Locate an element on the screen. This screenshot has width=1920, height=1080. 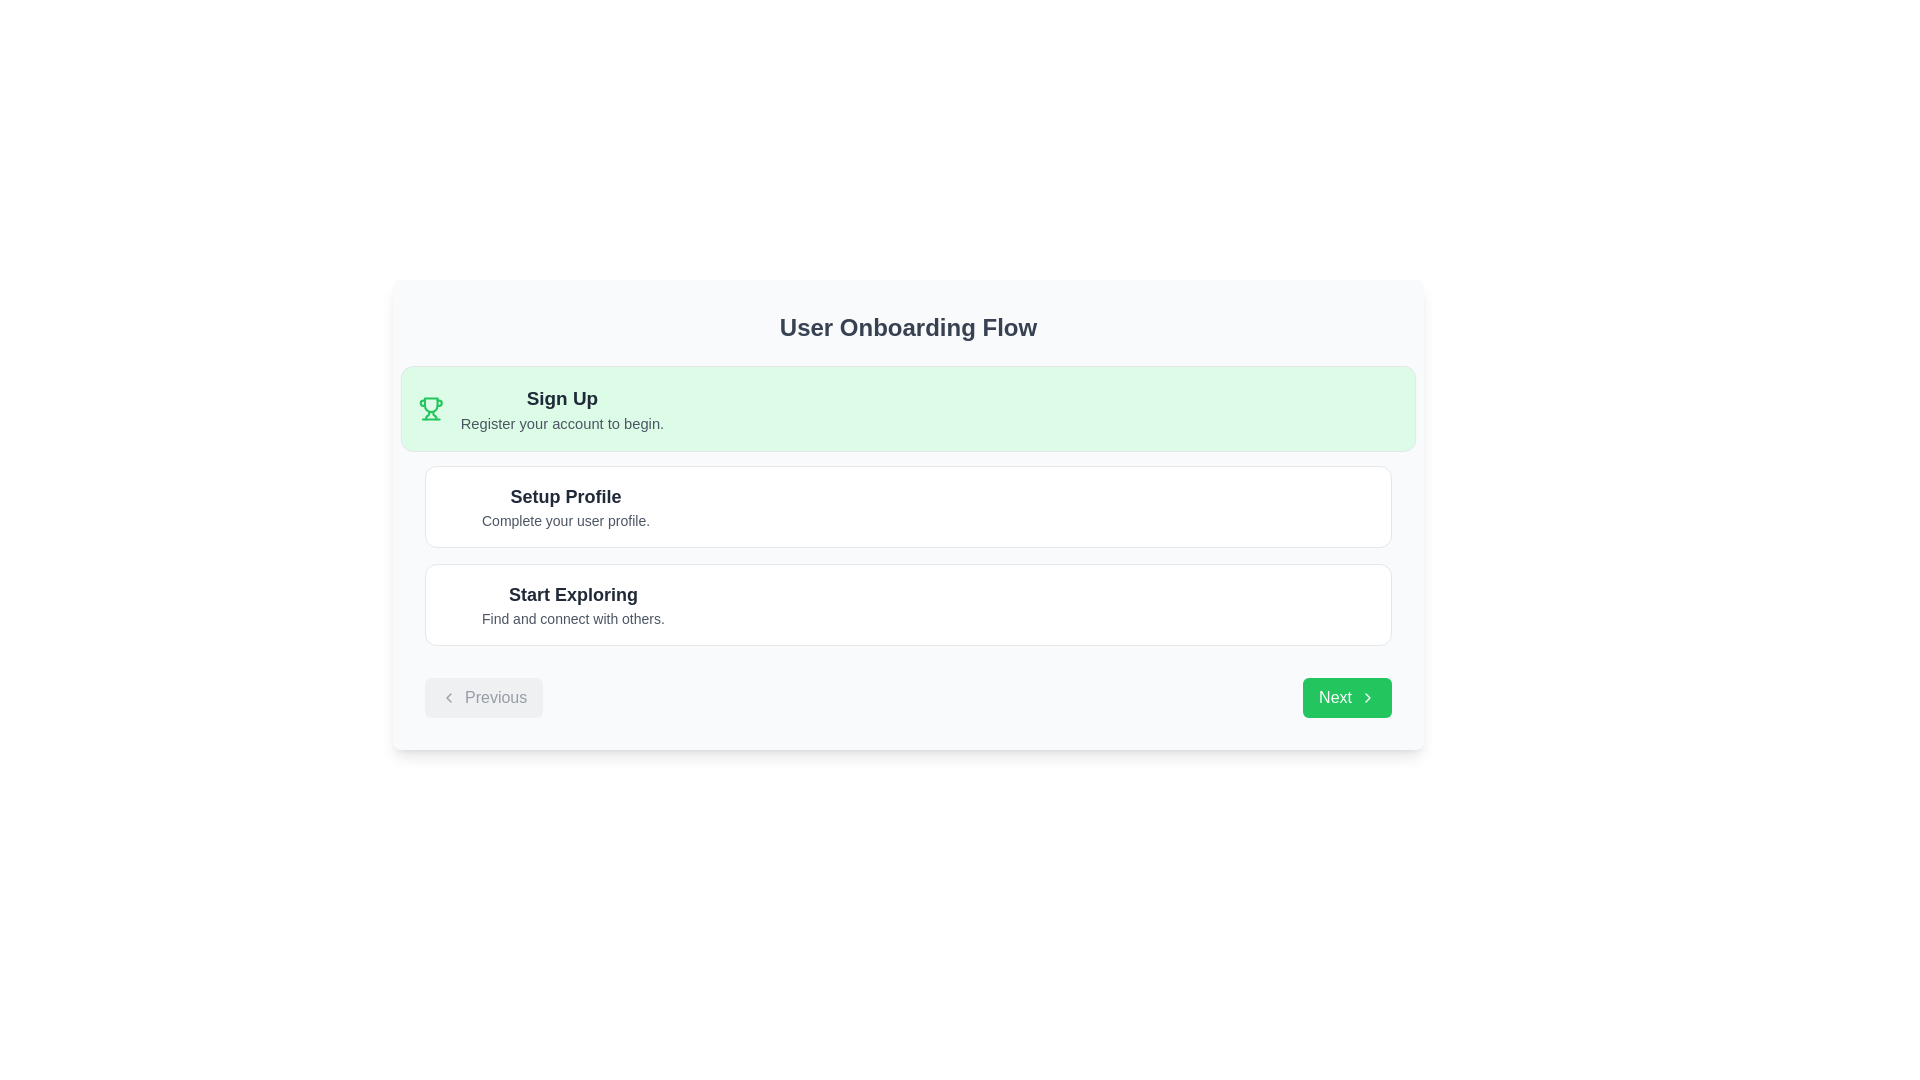
the third text descriptor in the onboarding process, which provides context and information about the next steps for the user is located at coordinates (572, 604).